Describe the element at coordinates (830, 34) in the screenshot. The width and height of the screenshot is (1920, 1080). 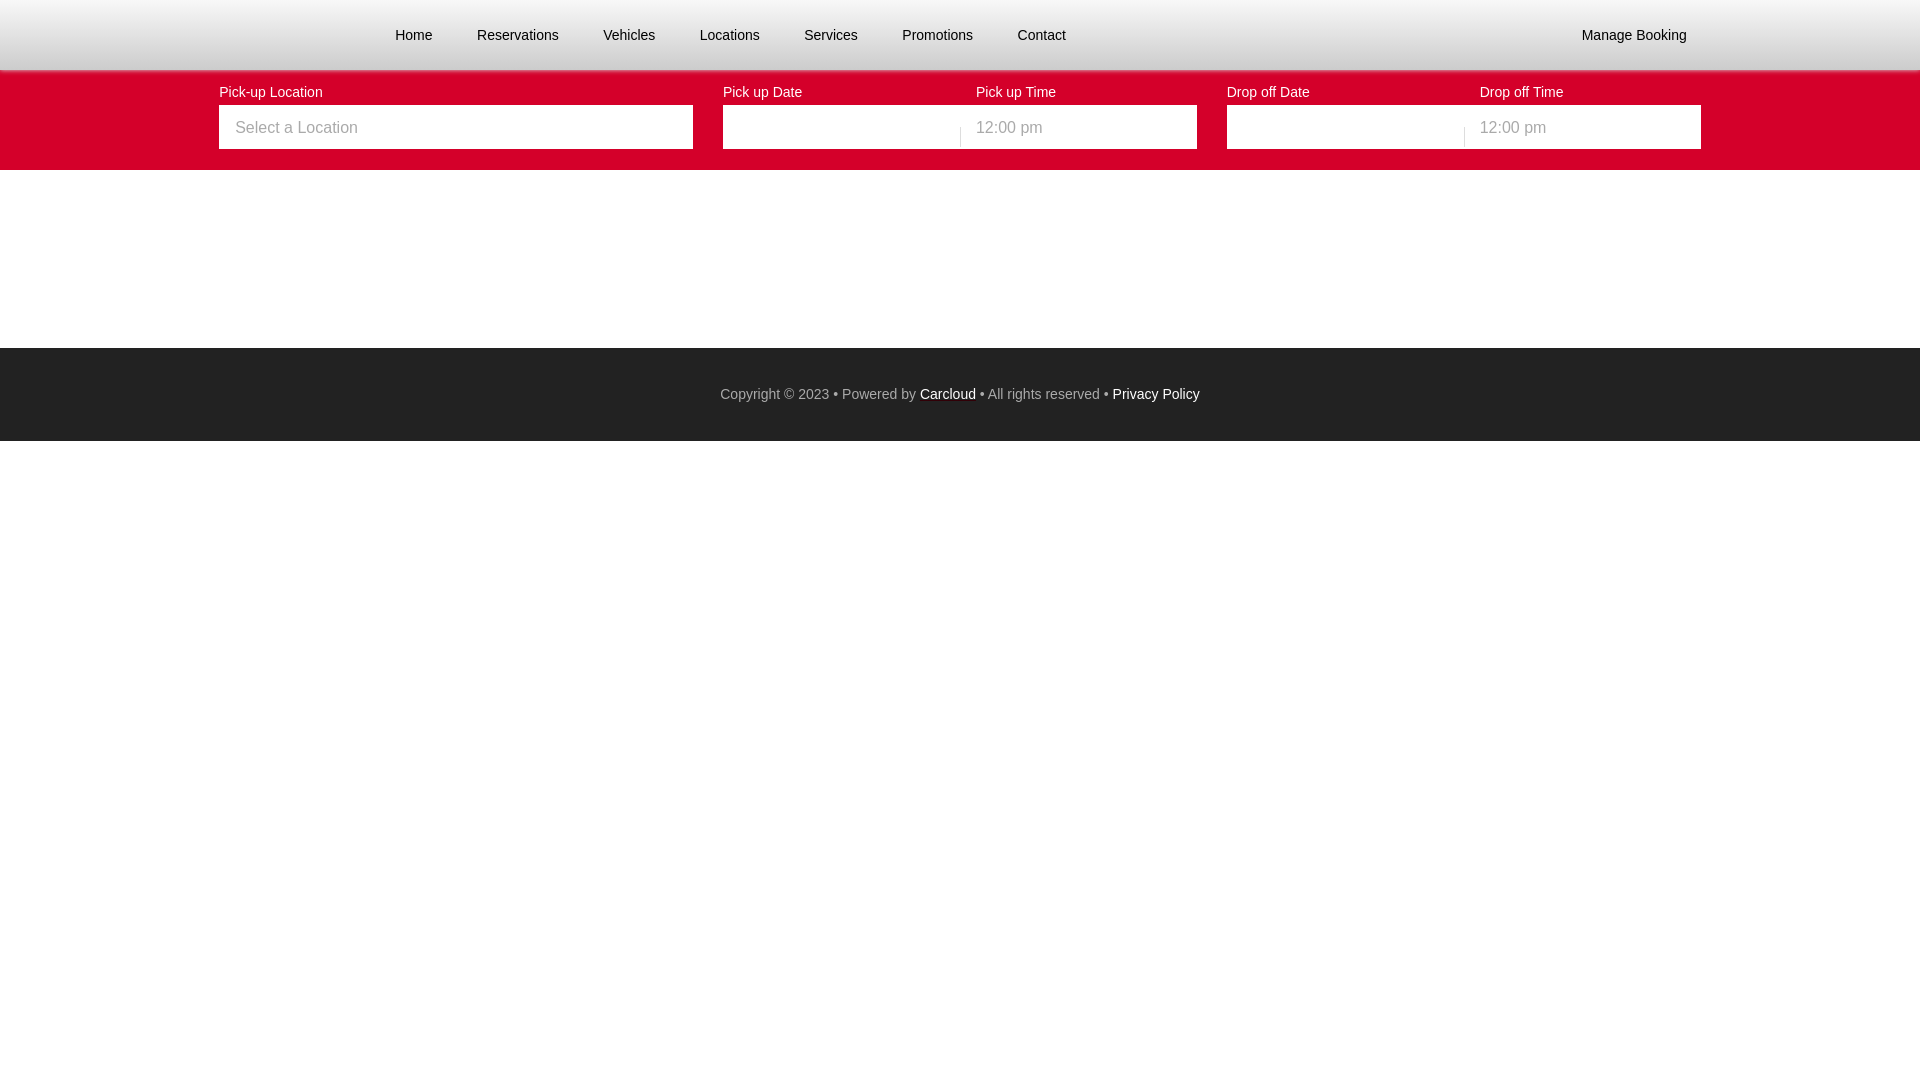
I see `'Services'` at that location.